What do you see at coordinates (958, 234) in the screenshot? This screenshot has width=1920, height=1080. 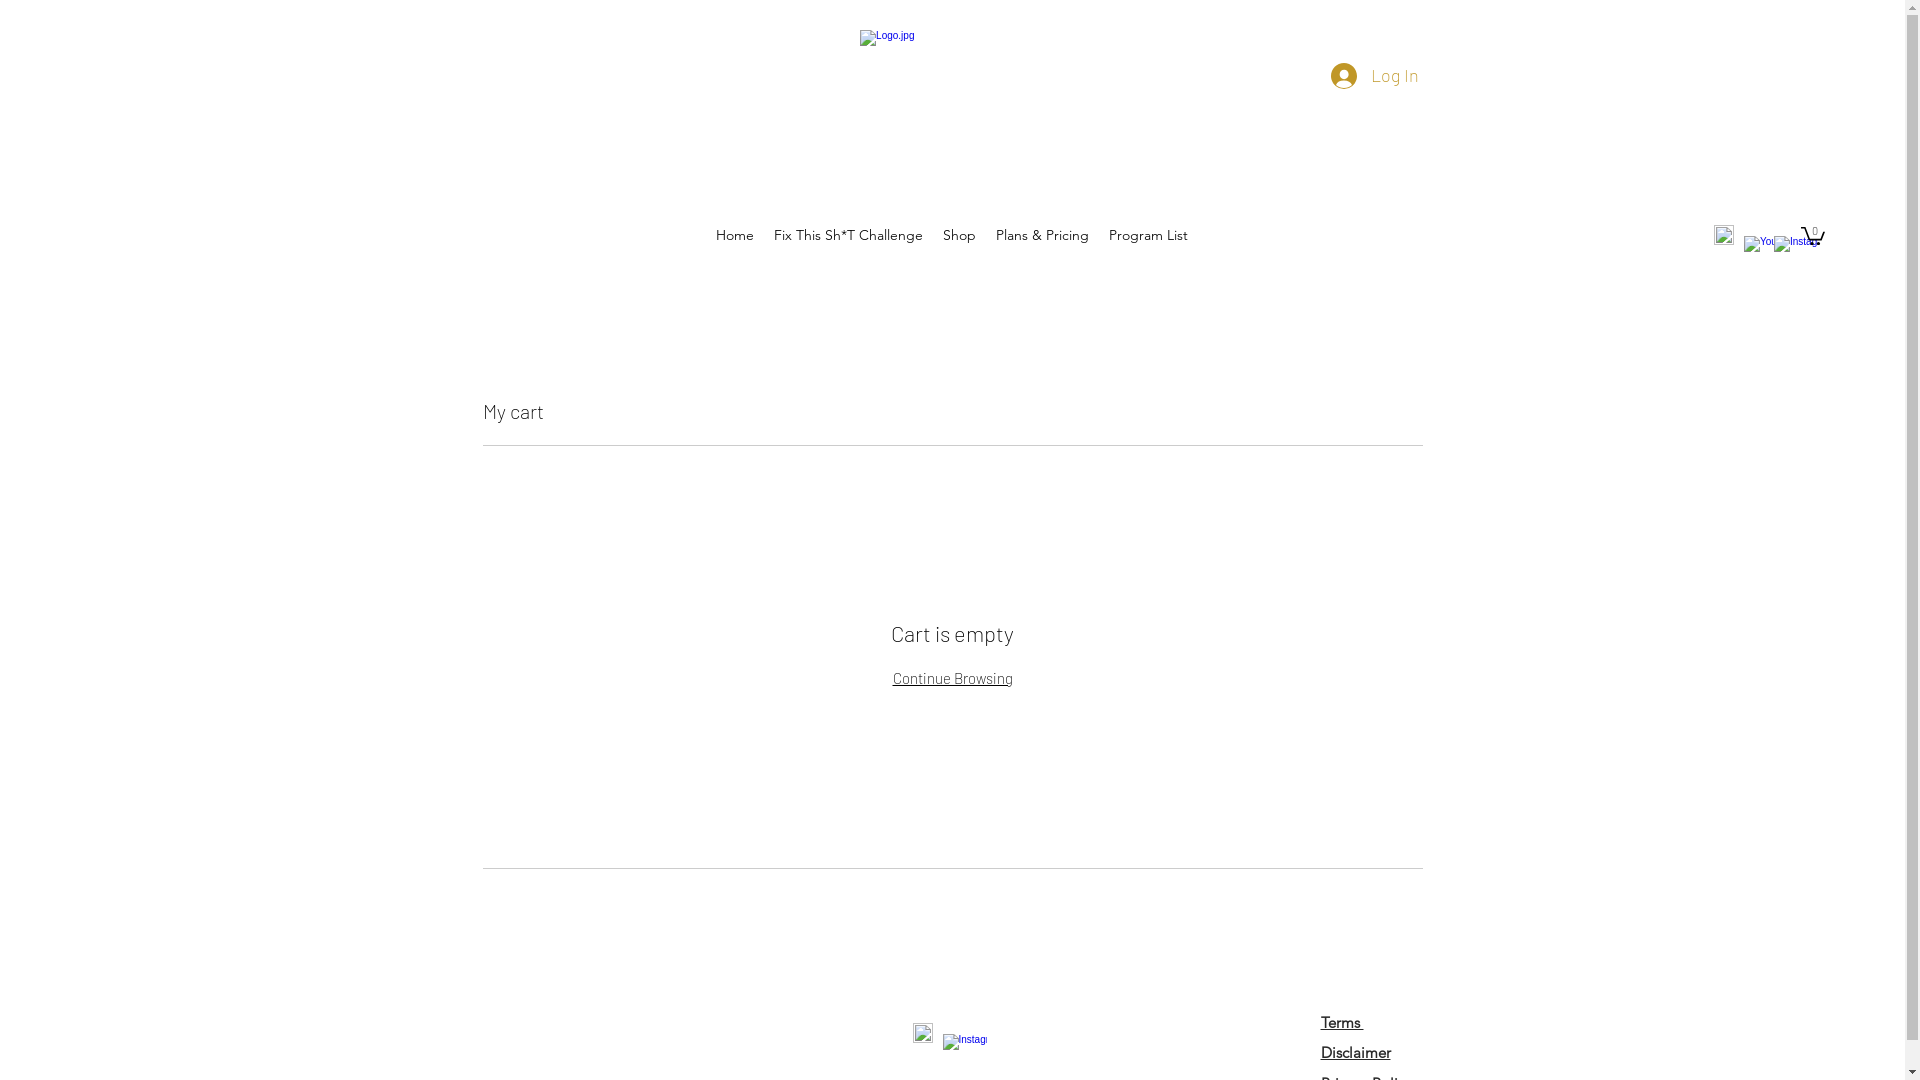 I see `'Shop'` at bounding box center [958, 234].